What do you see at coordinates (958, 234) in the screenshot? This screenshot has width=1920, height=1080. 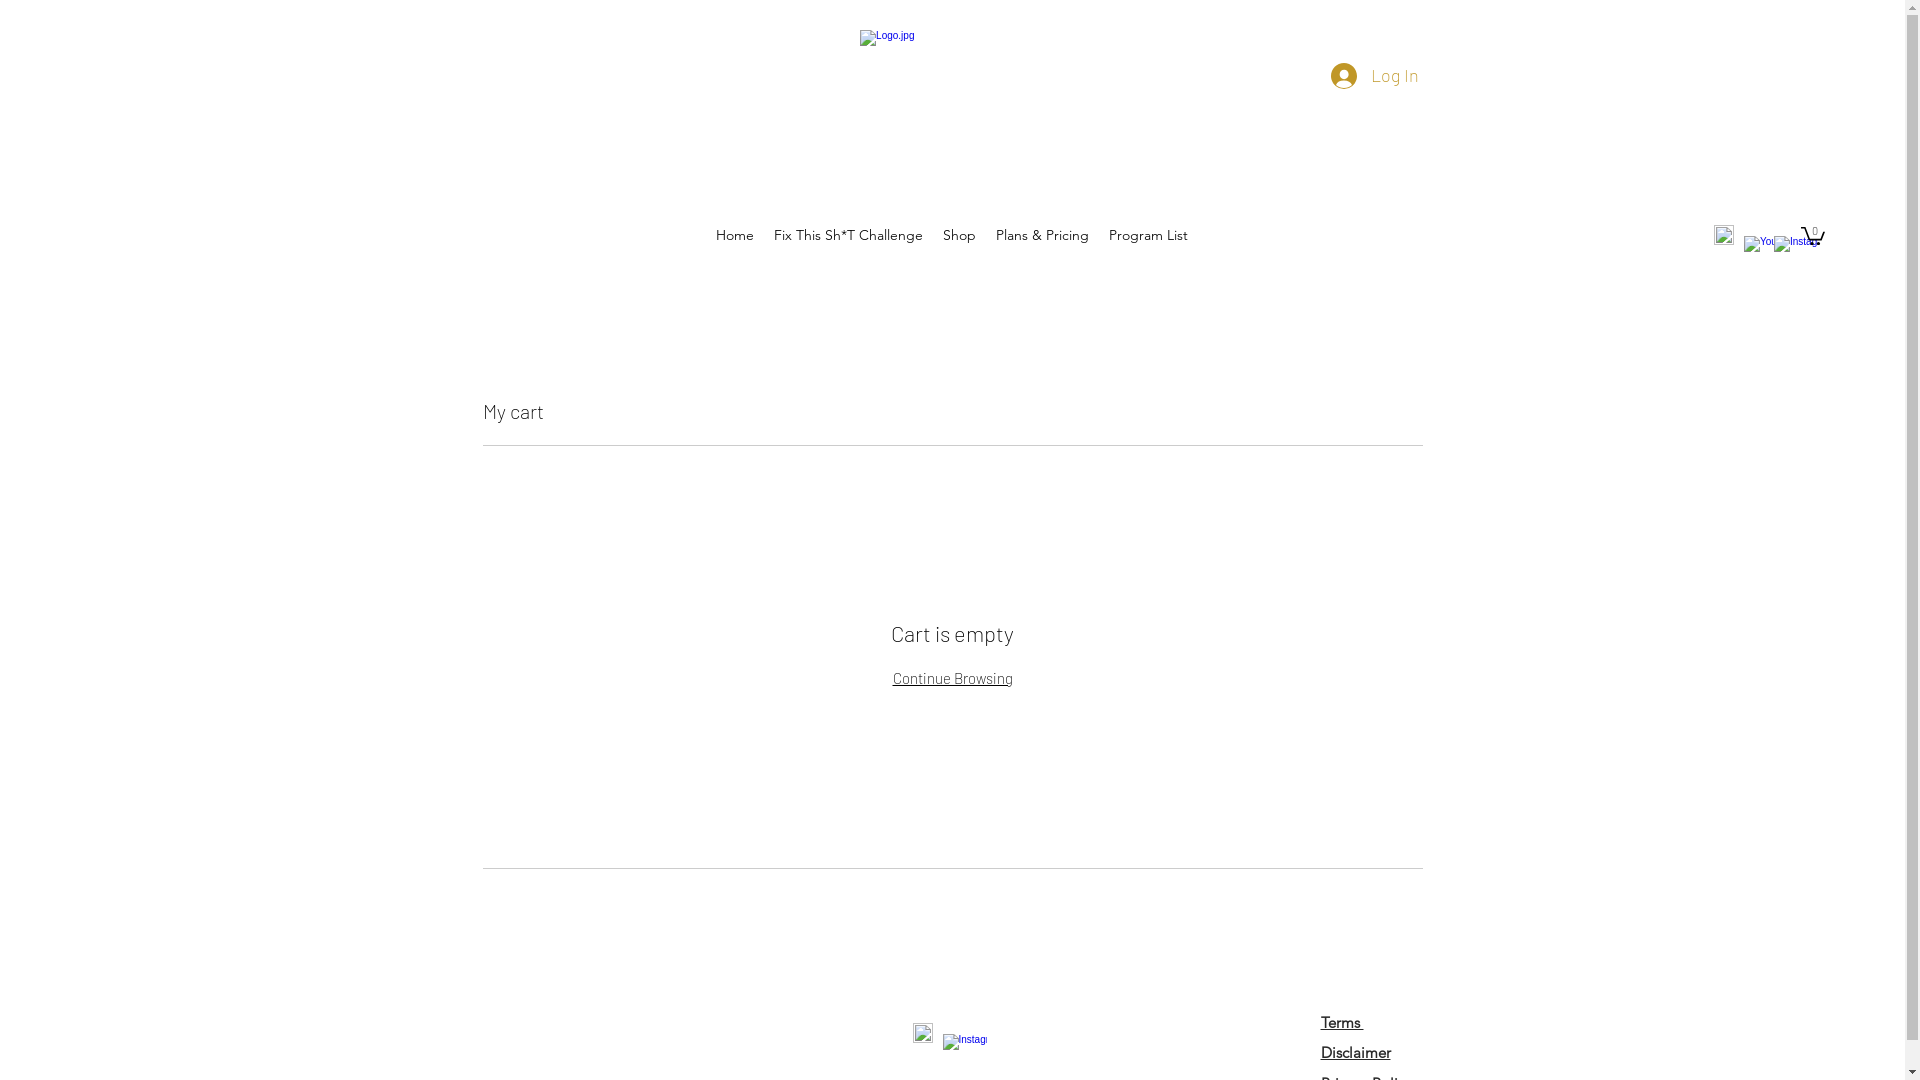 I see `'Shop'` at bounding box center [958, 234].